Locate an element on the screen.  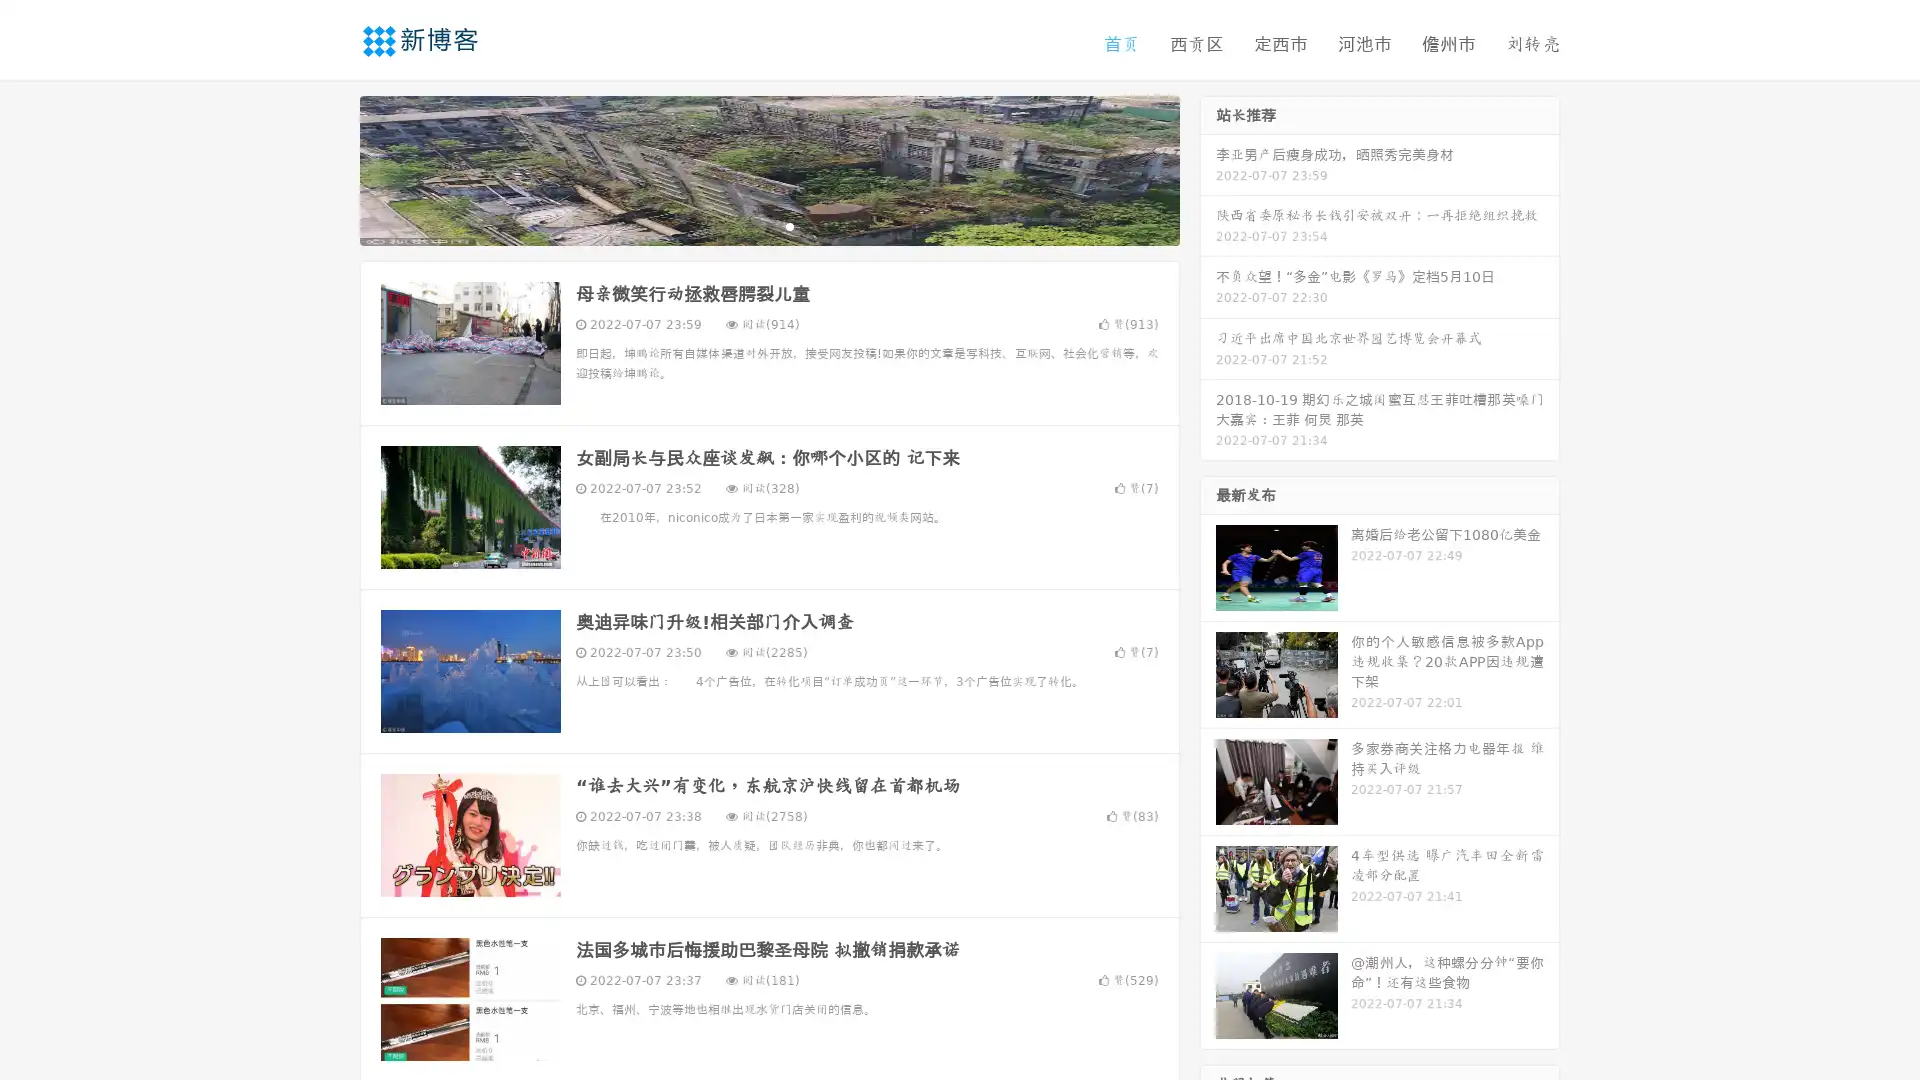
Go to slide 3 is located at coordinates (789, 225).